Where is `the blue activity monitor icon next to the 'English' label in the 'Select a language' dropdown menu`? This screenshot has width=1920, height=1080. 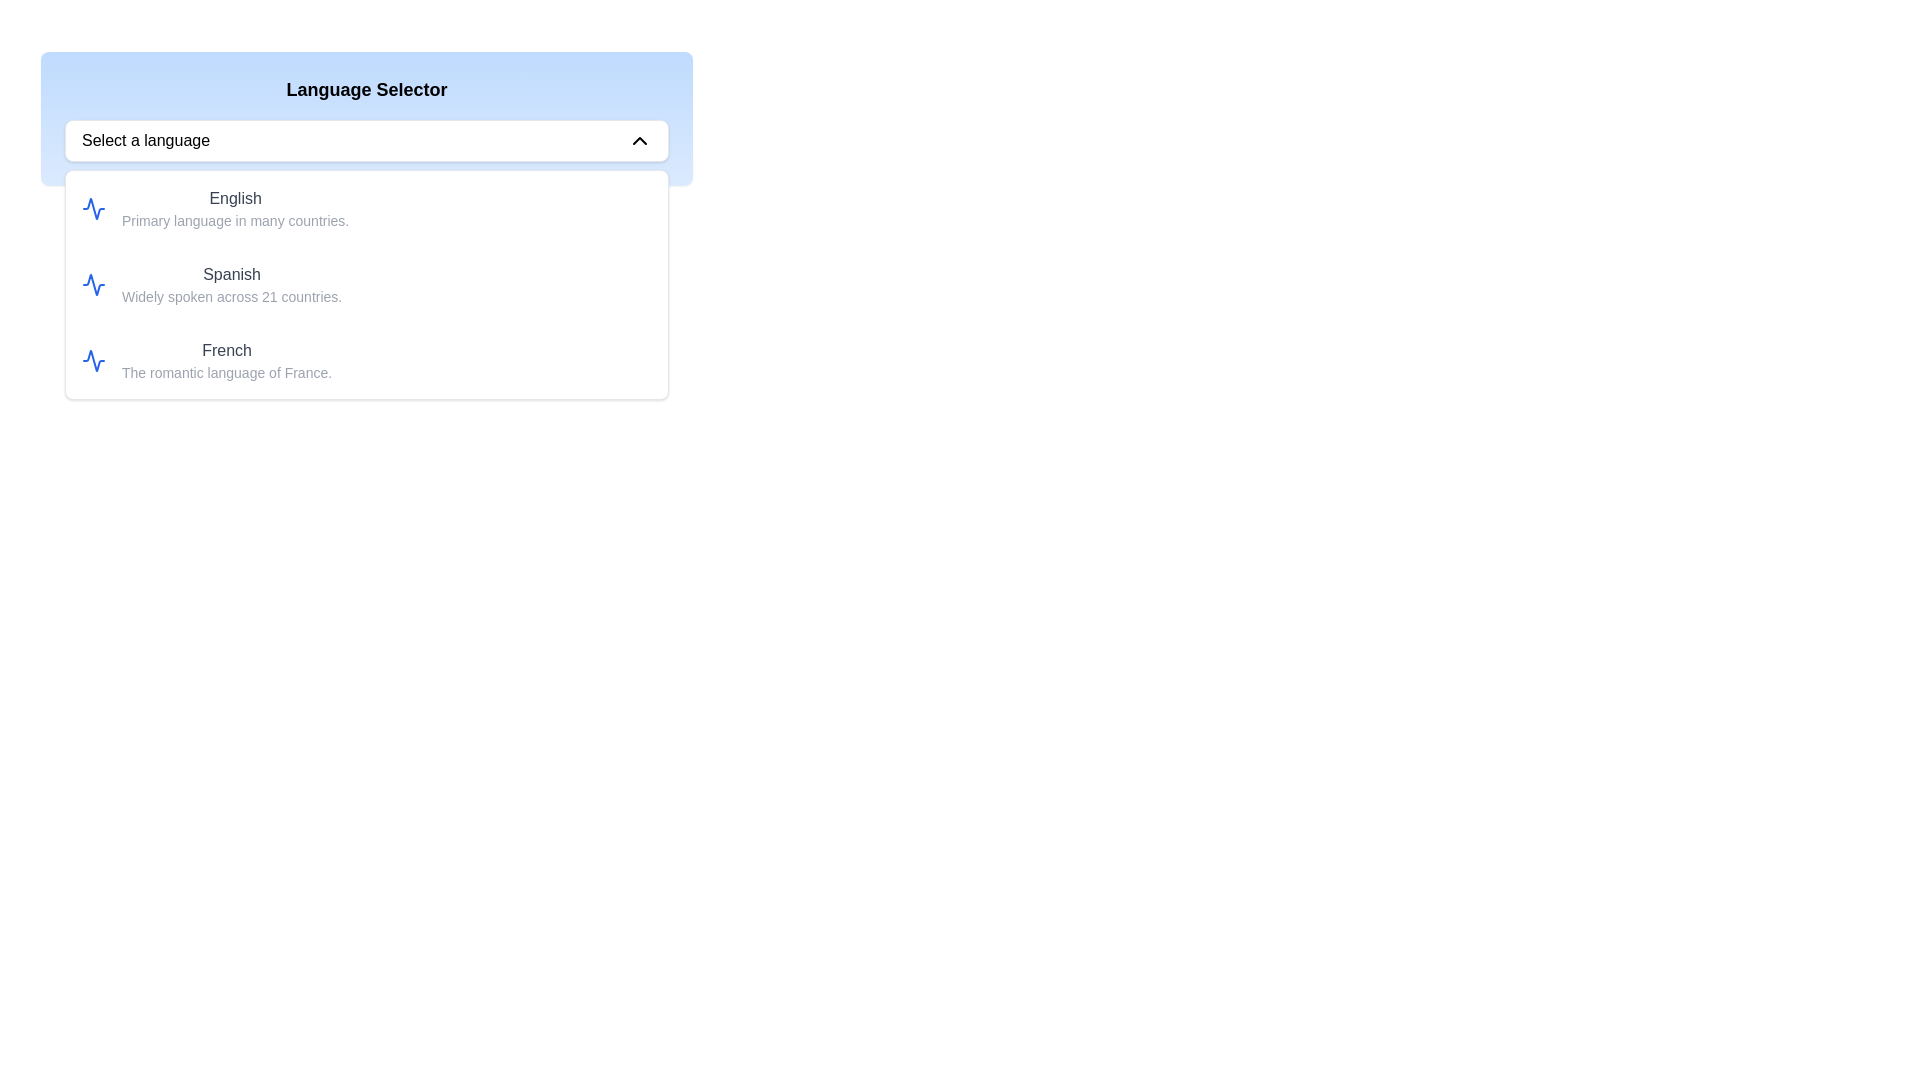
the blue activity monitor icon next to the 'English' label in the 'Select a language' dropdown menu is located at coordinates (93, 208).